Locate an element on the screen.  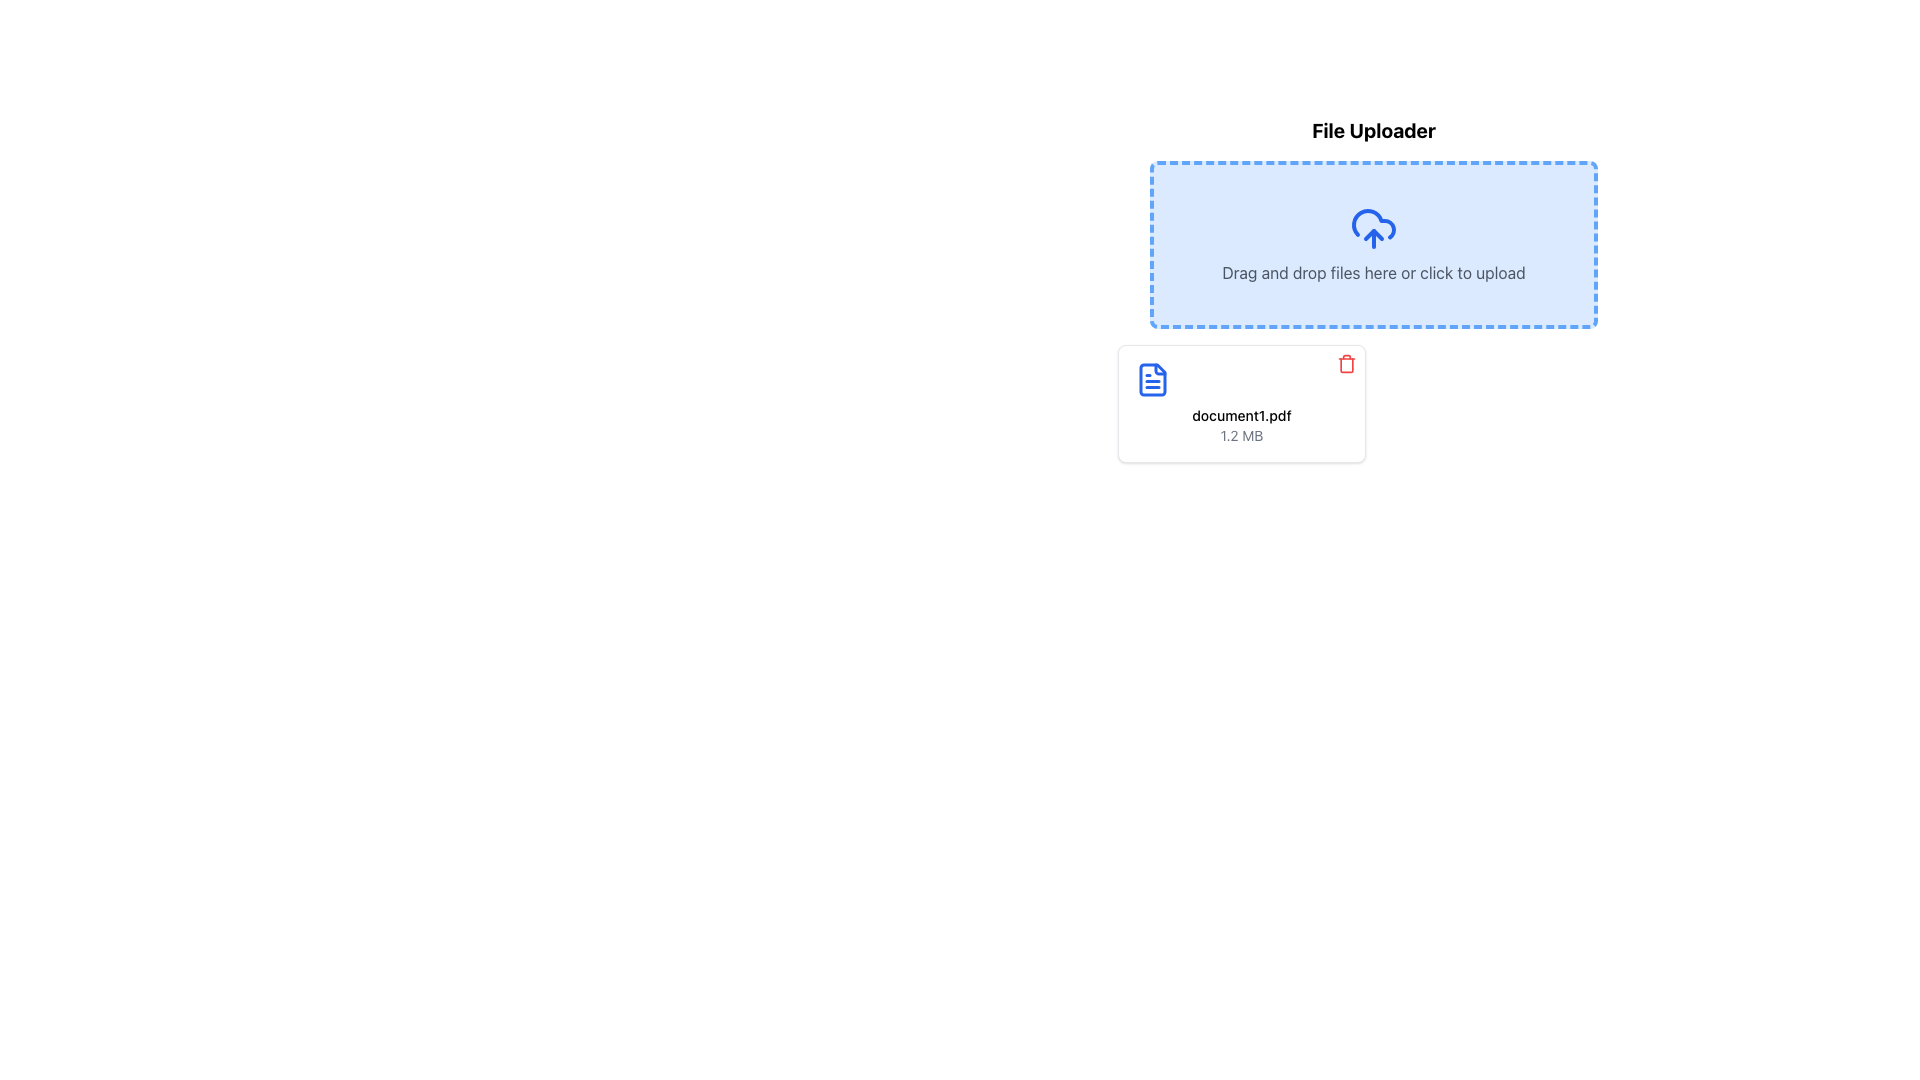
the text display element labeled 'document1.pdf' with size information '1.2 MB', located below a blue file icon and adjacent to a red delete icon is located at coordinates (1241, 424).